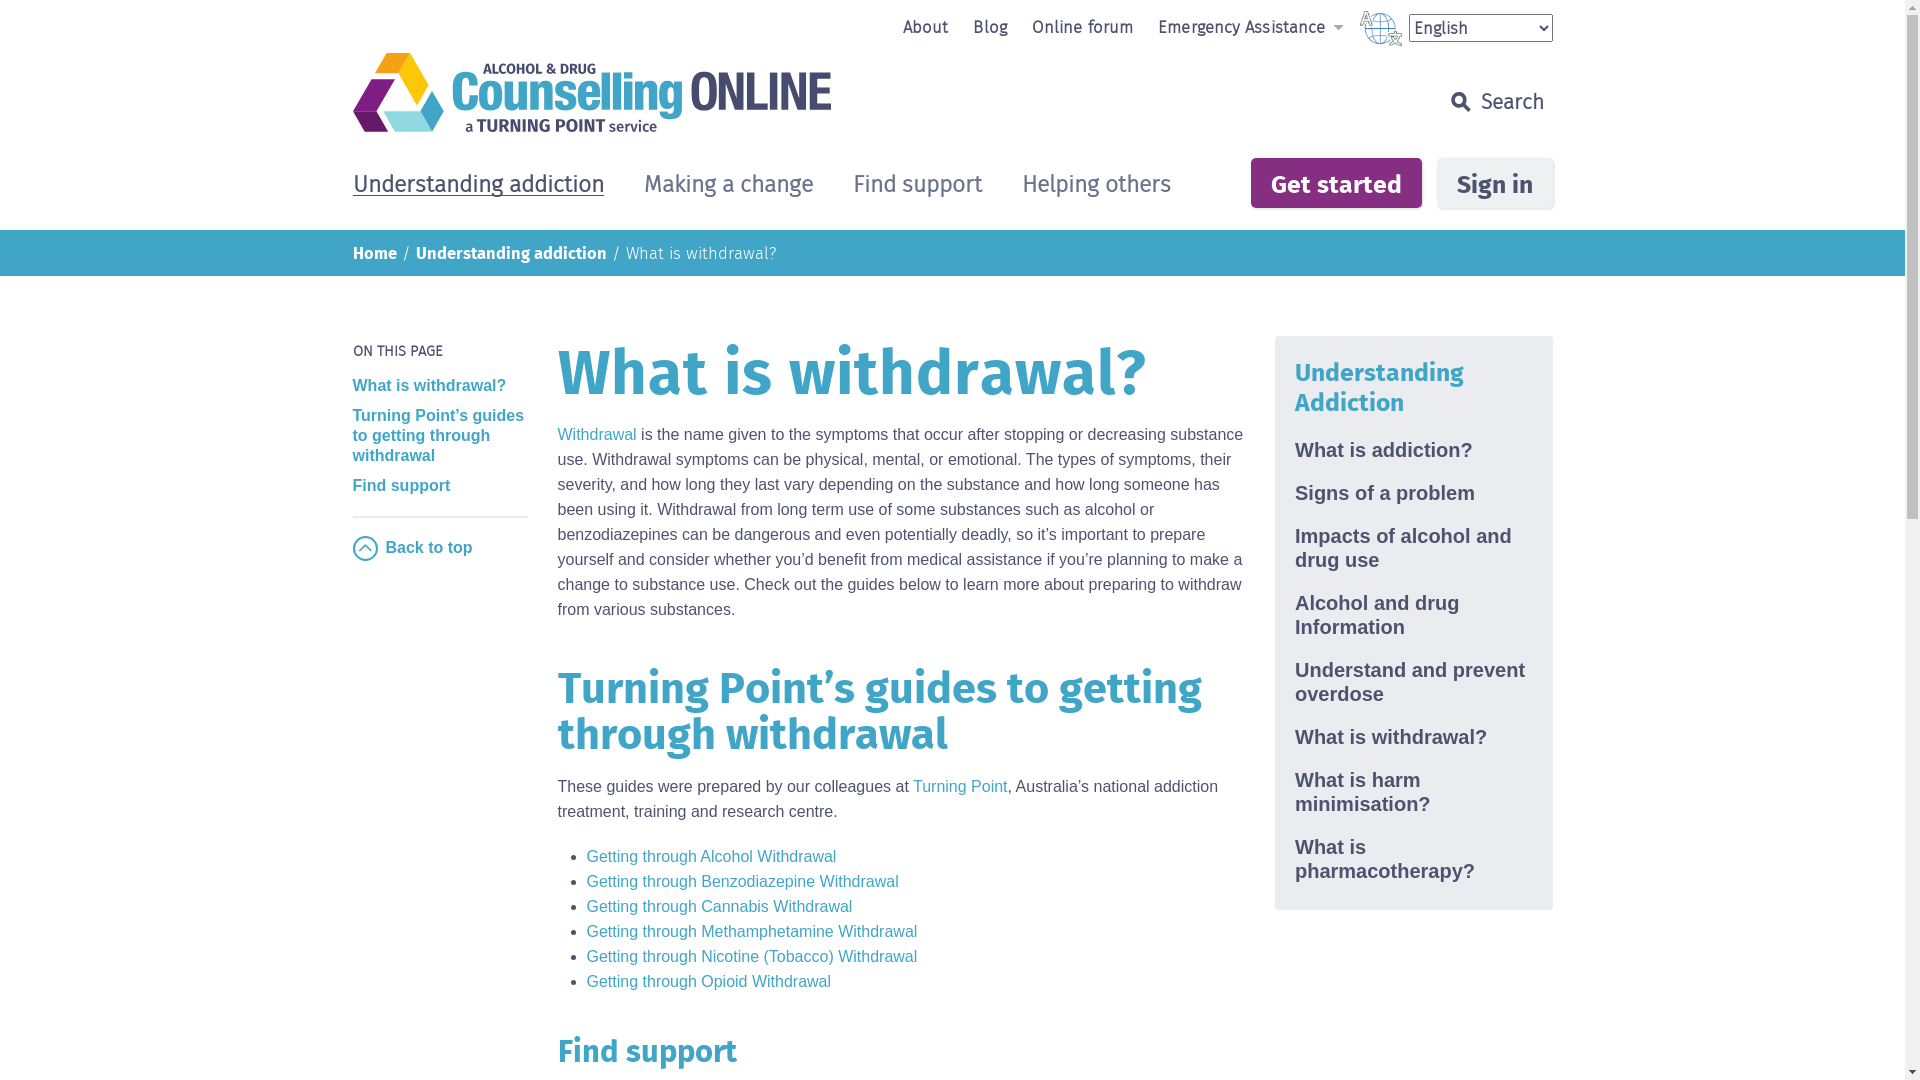  I want to click on 'Impacts of alcohol and drug use', so click(1413, 545).